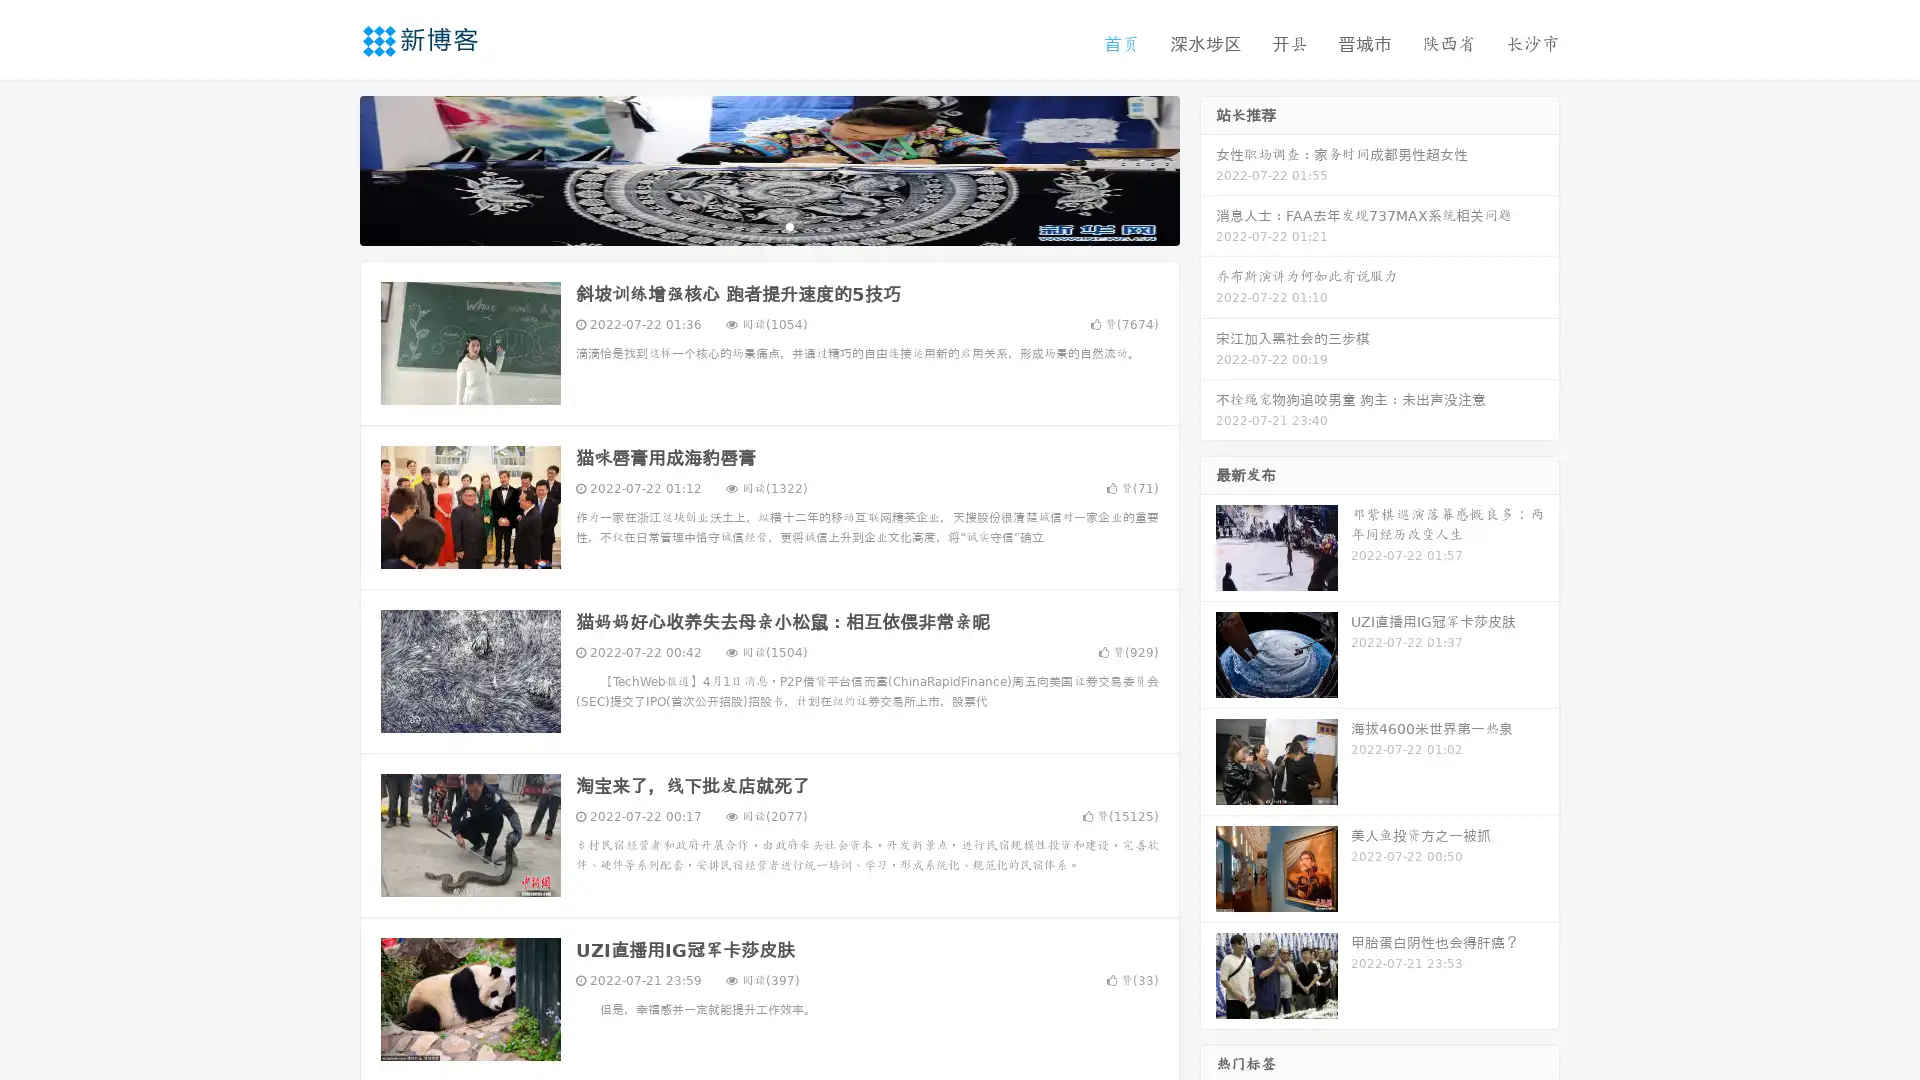 The image size is (1920, 1080). Describe the element at coordinates (768, 225) in the screenshot. I see `Go to slide 2` at that location.